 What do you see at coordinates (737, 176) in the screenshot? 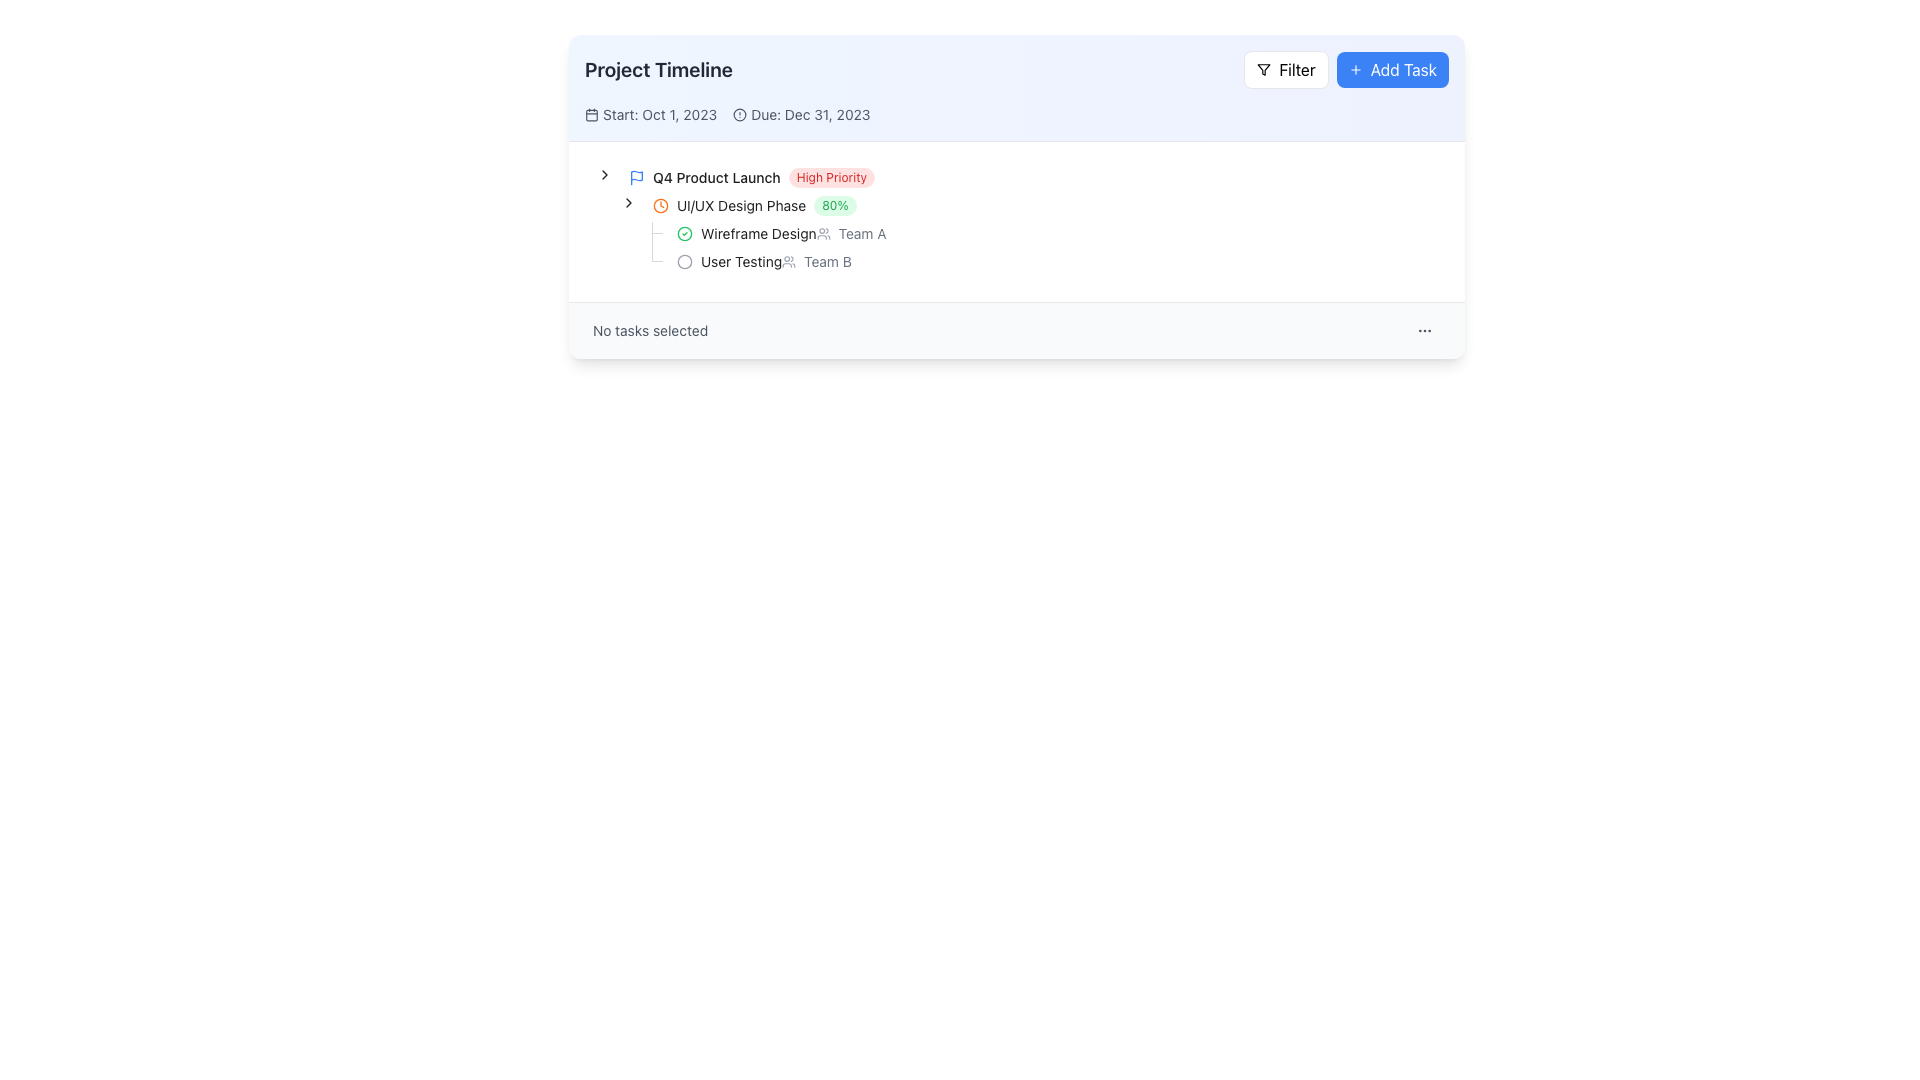
I see `the collapsible tree node labeled 'Q4 Product Launch' with 'High Priority' indicator` at bounding box center [737, 176].